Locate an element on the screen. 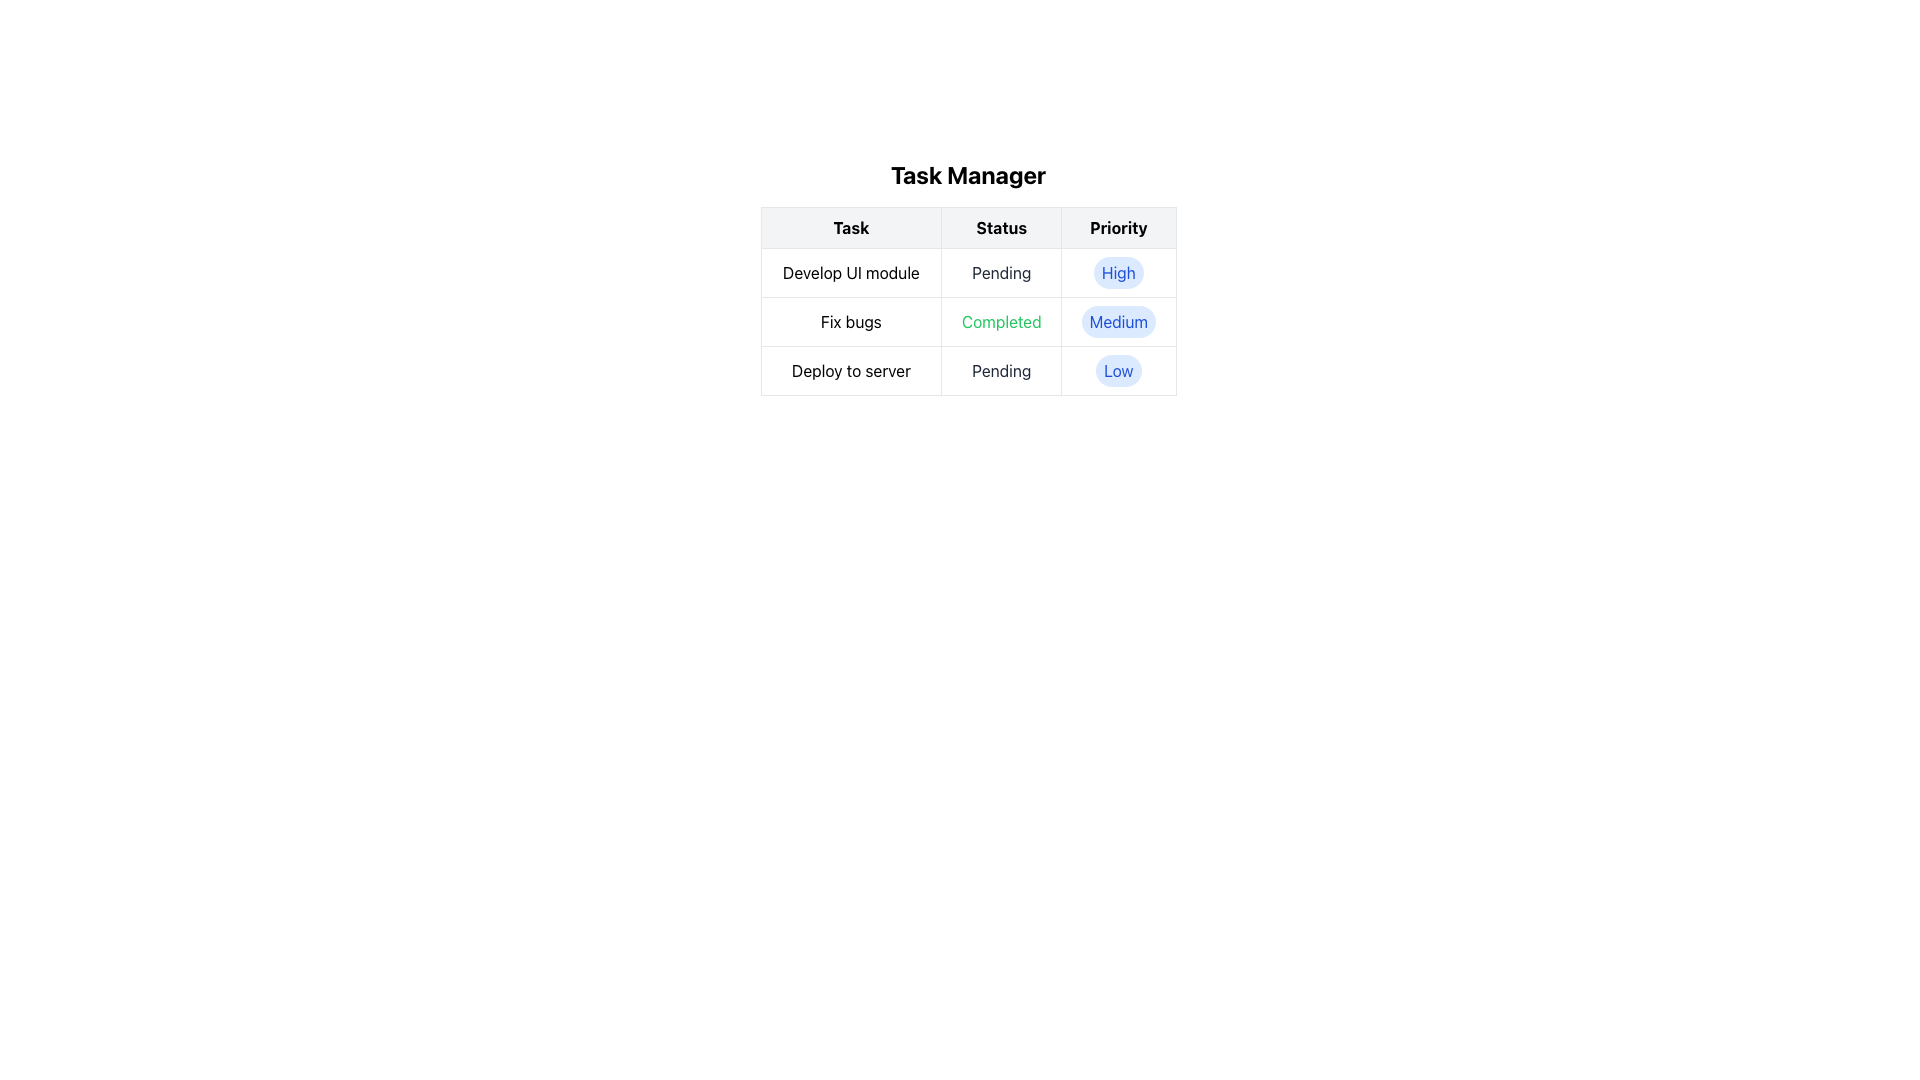 The width and height of the screenshot is (1920, 1080). the text label displaying 'Pending' in the 'Status' column of the Task Manager table, located next to the 'Develop UI module' task is located at coordinates (1001, 273).